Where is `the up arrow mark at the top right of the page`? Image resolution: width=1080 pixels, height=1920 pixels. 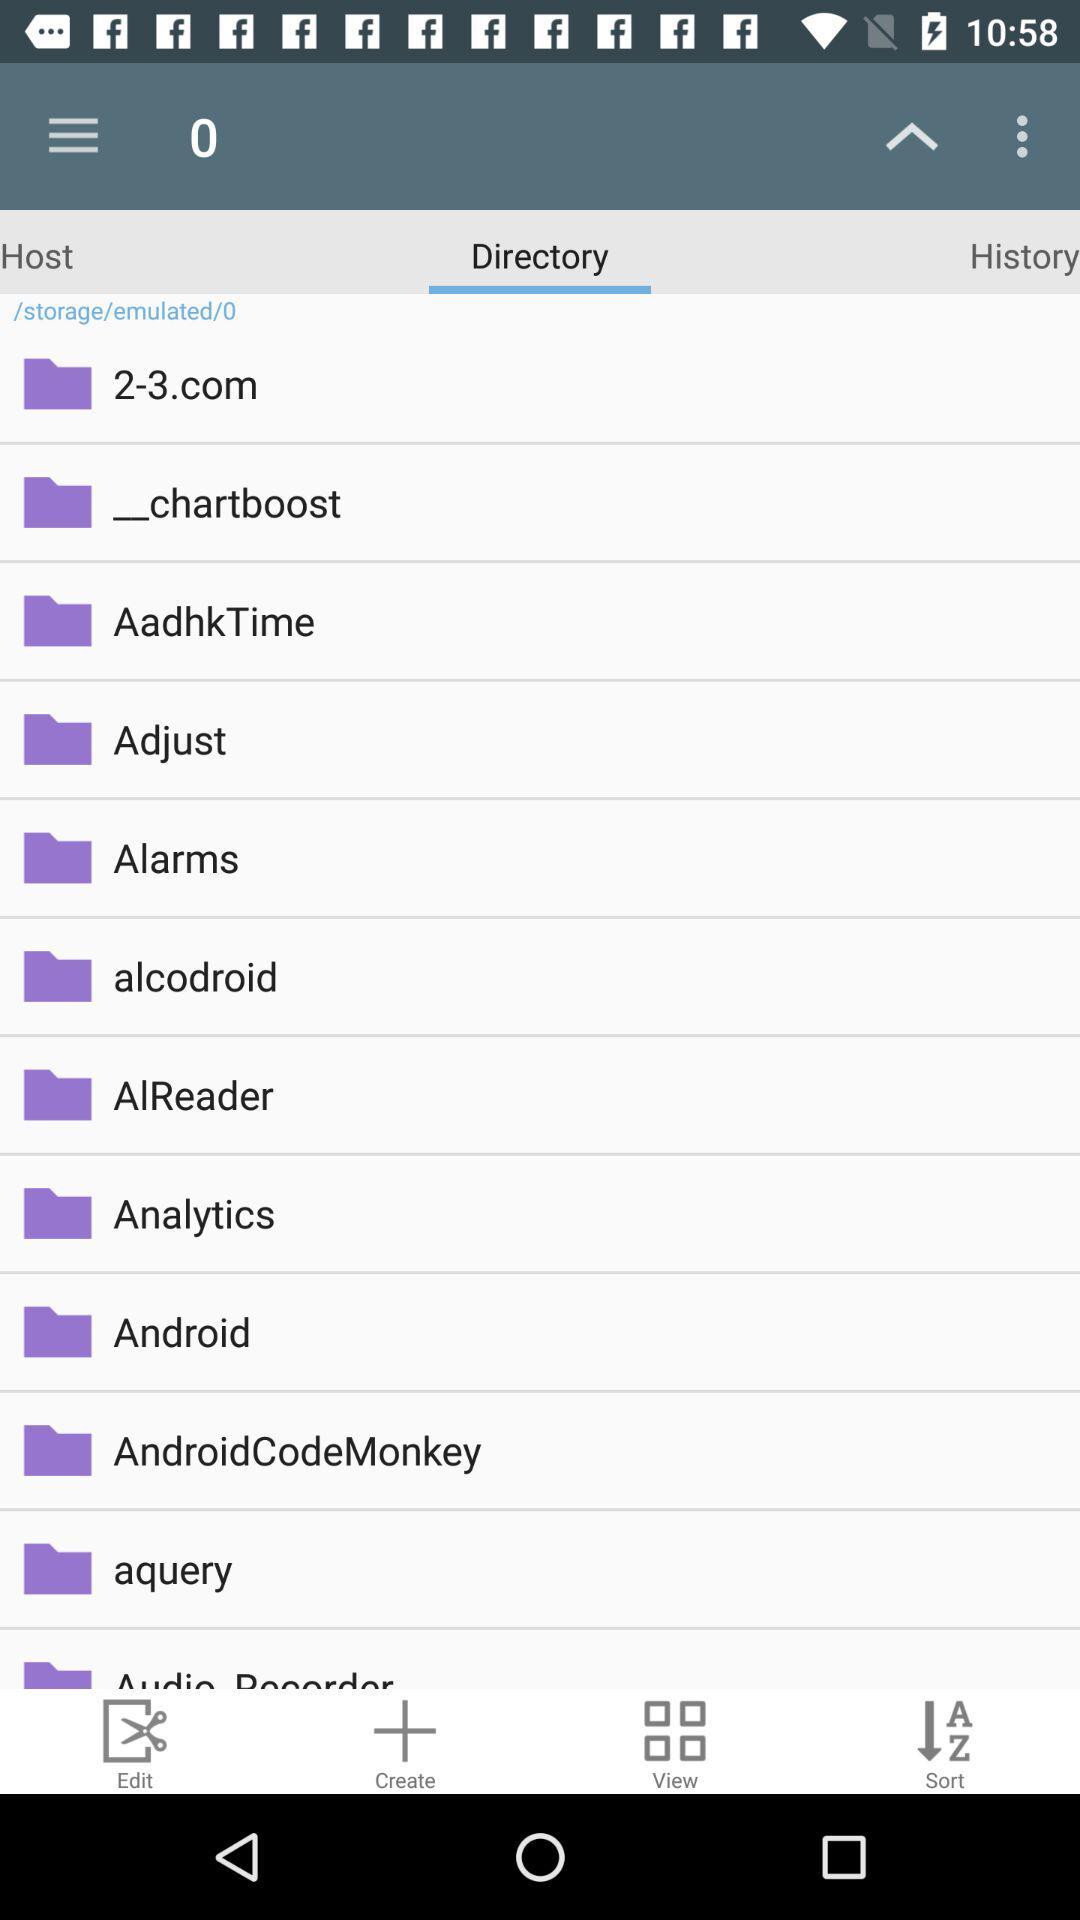
the up arrow mark at the top right of the page is located at coordinates (911, 136).